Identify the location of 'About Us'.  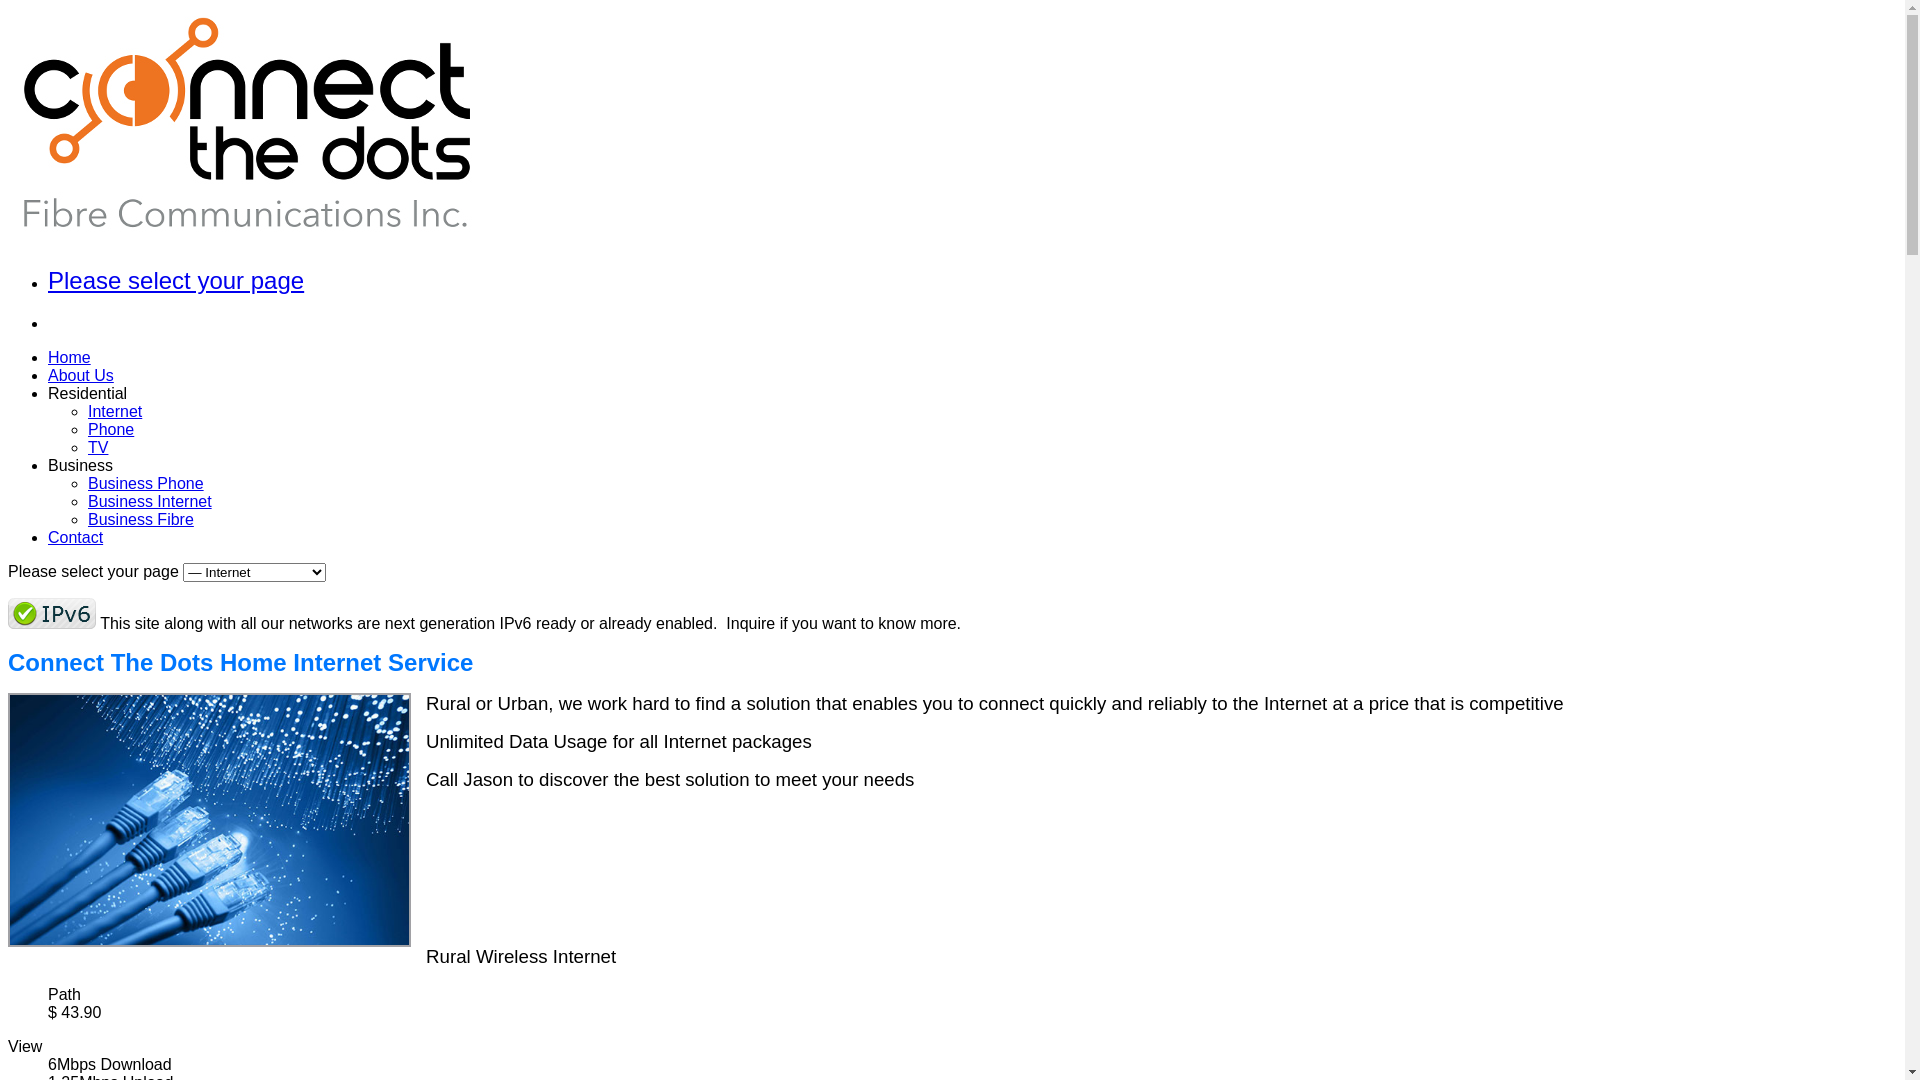
(80, 375).